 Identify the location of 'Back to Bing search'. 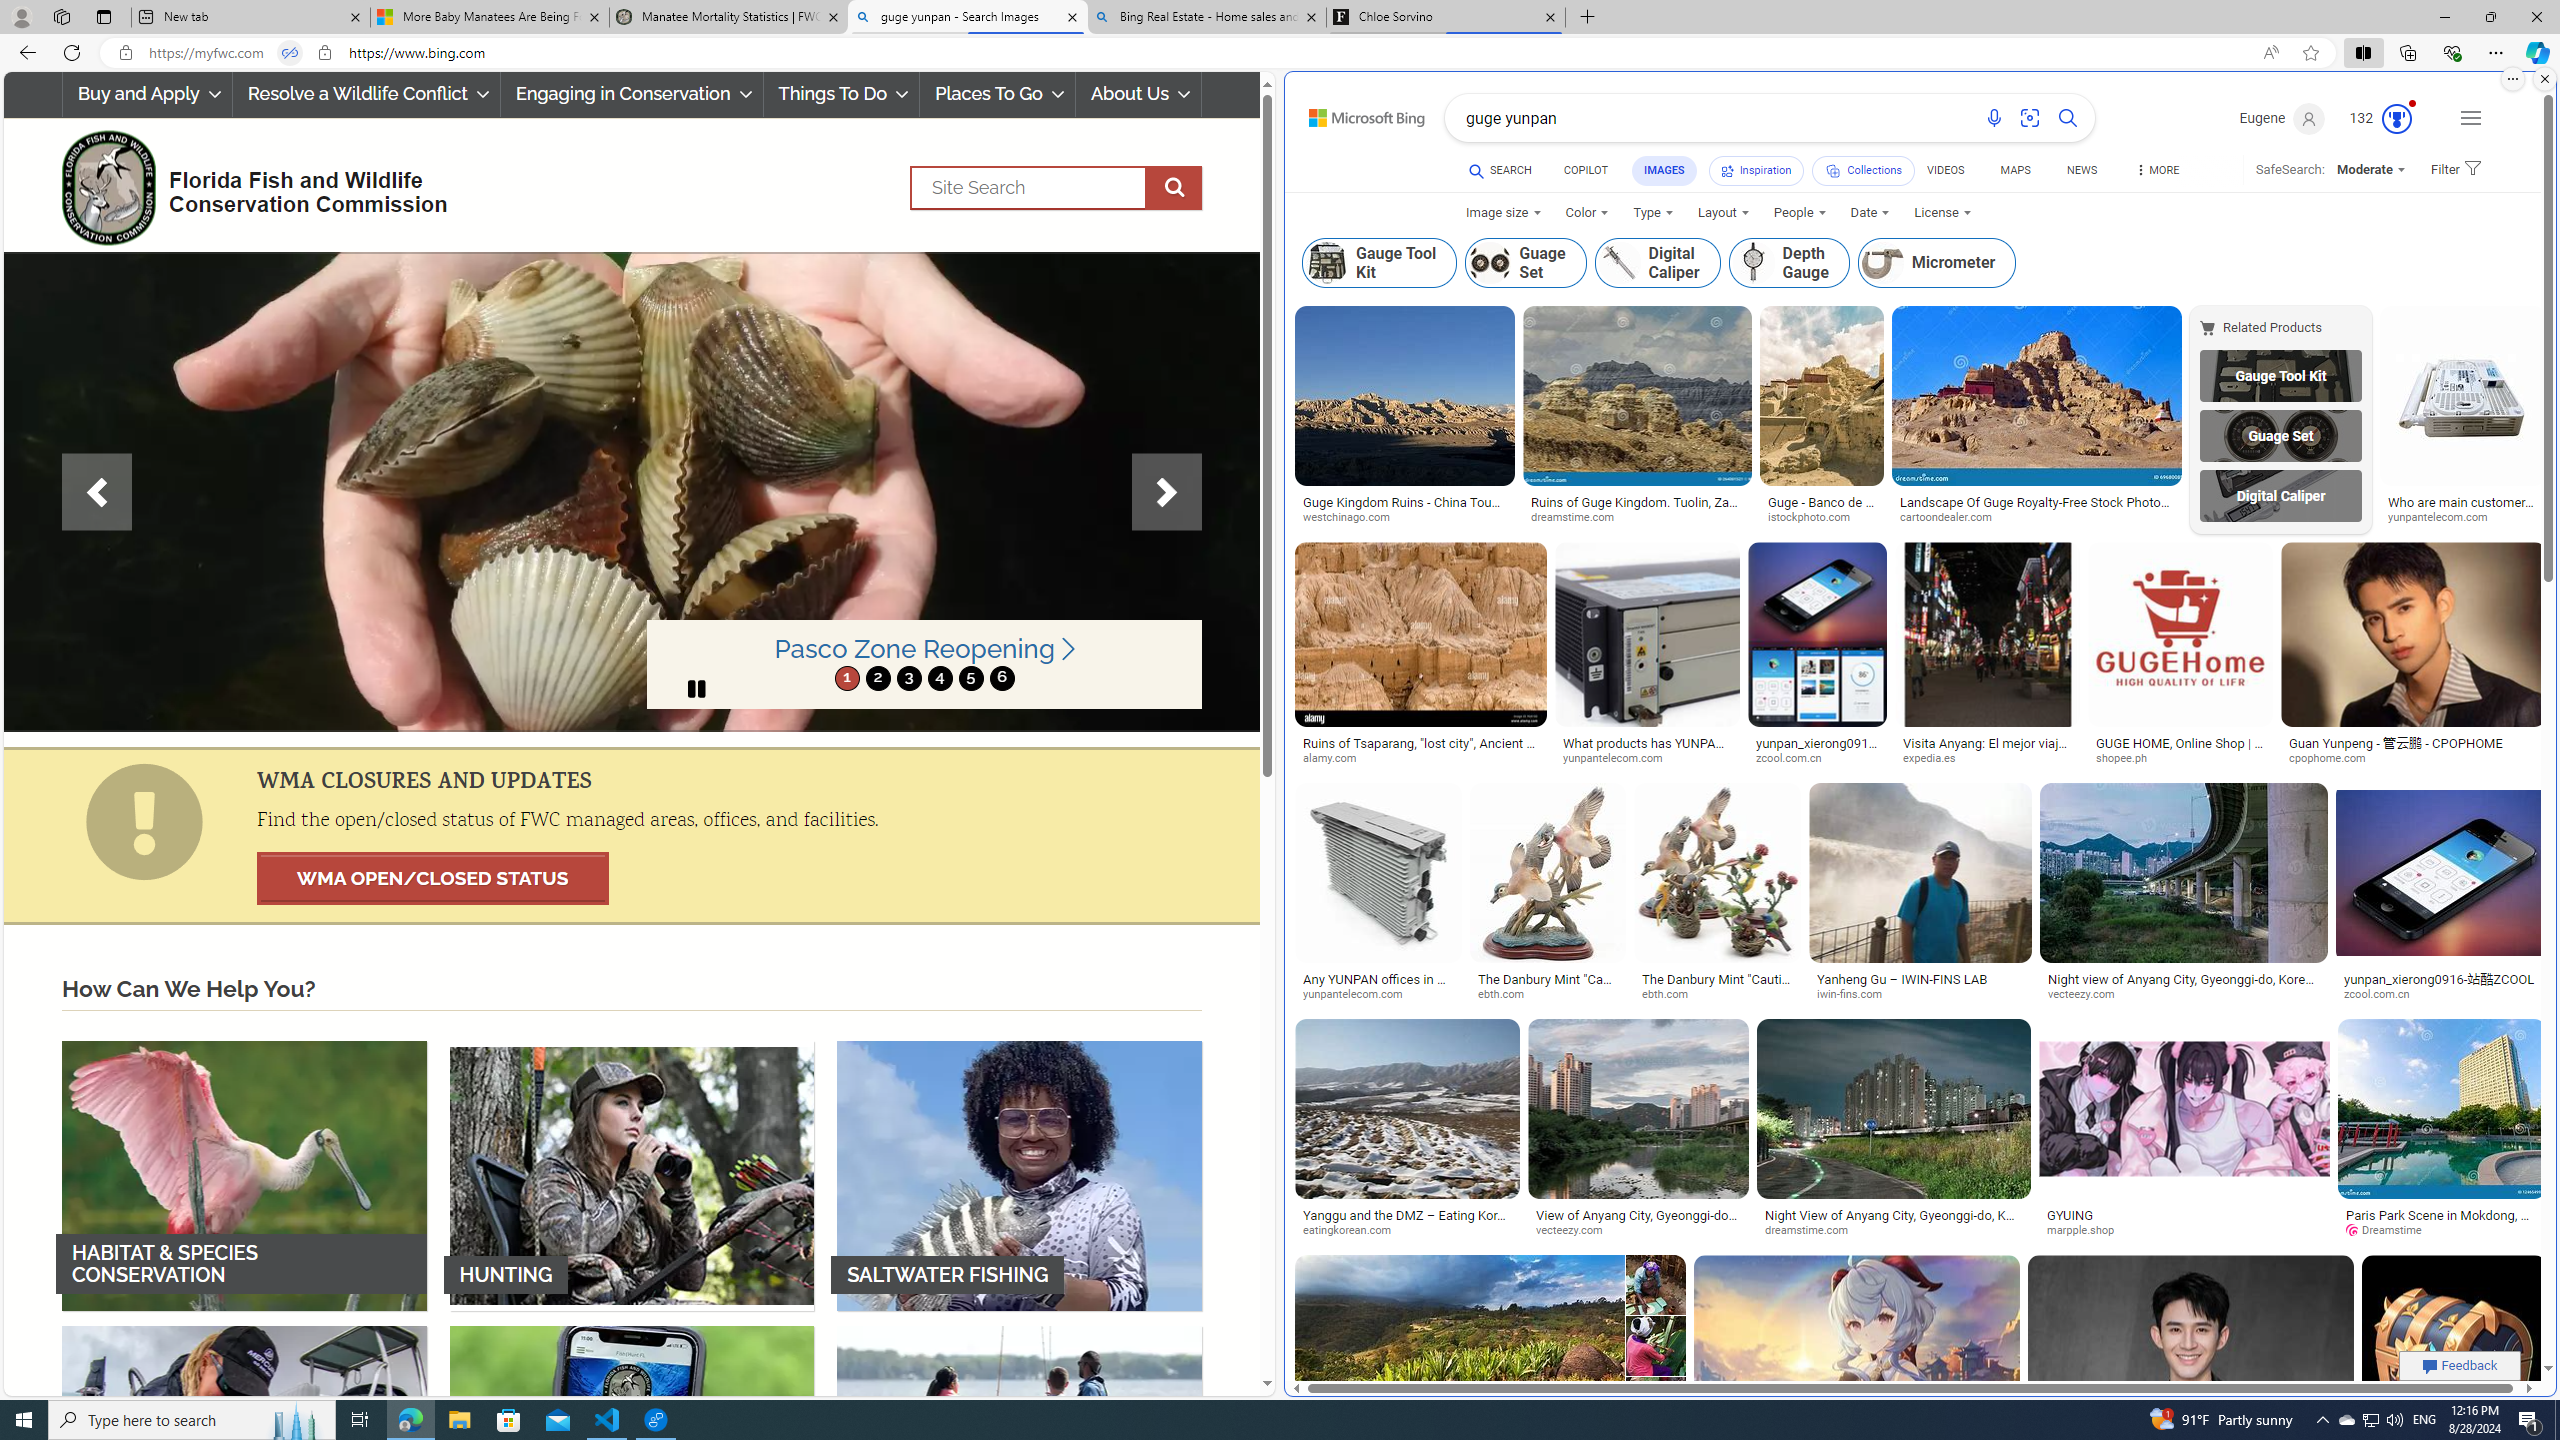
(1354, 112).